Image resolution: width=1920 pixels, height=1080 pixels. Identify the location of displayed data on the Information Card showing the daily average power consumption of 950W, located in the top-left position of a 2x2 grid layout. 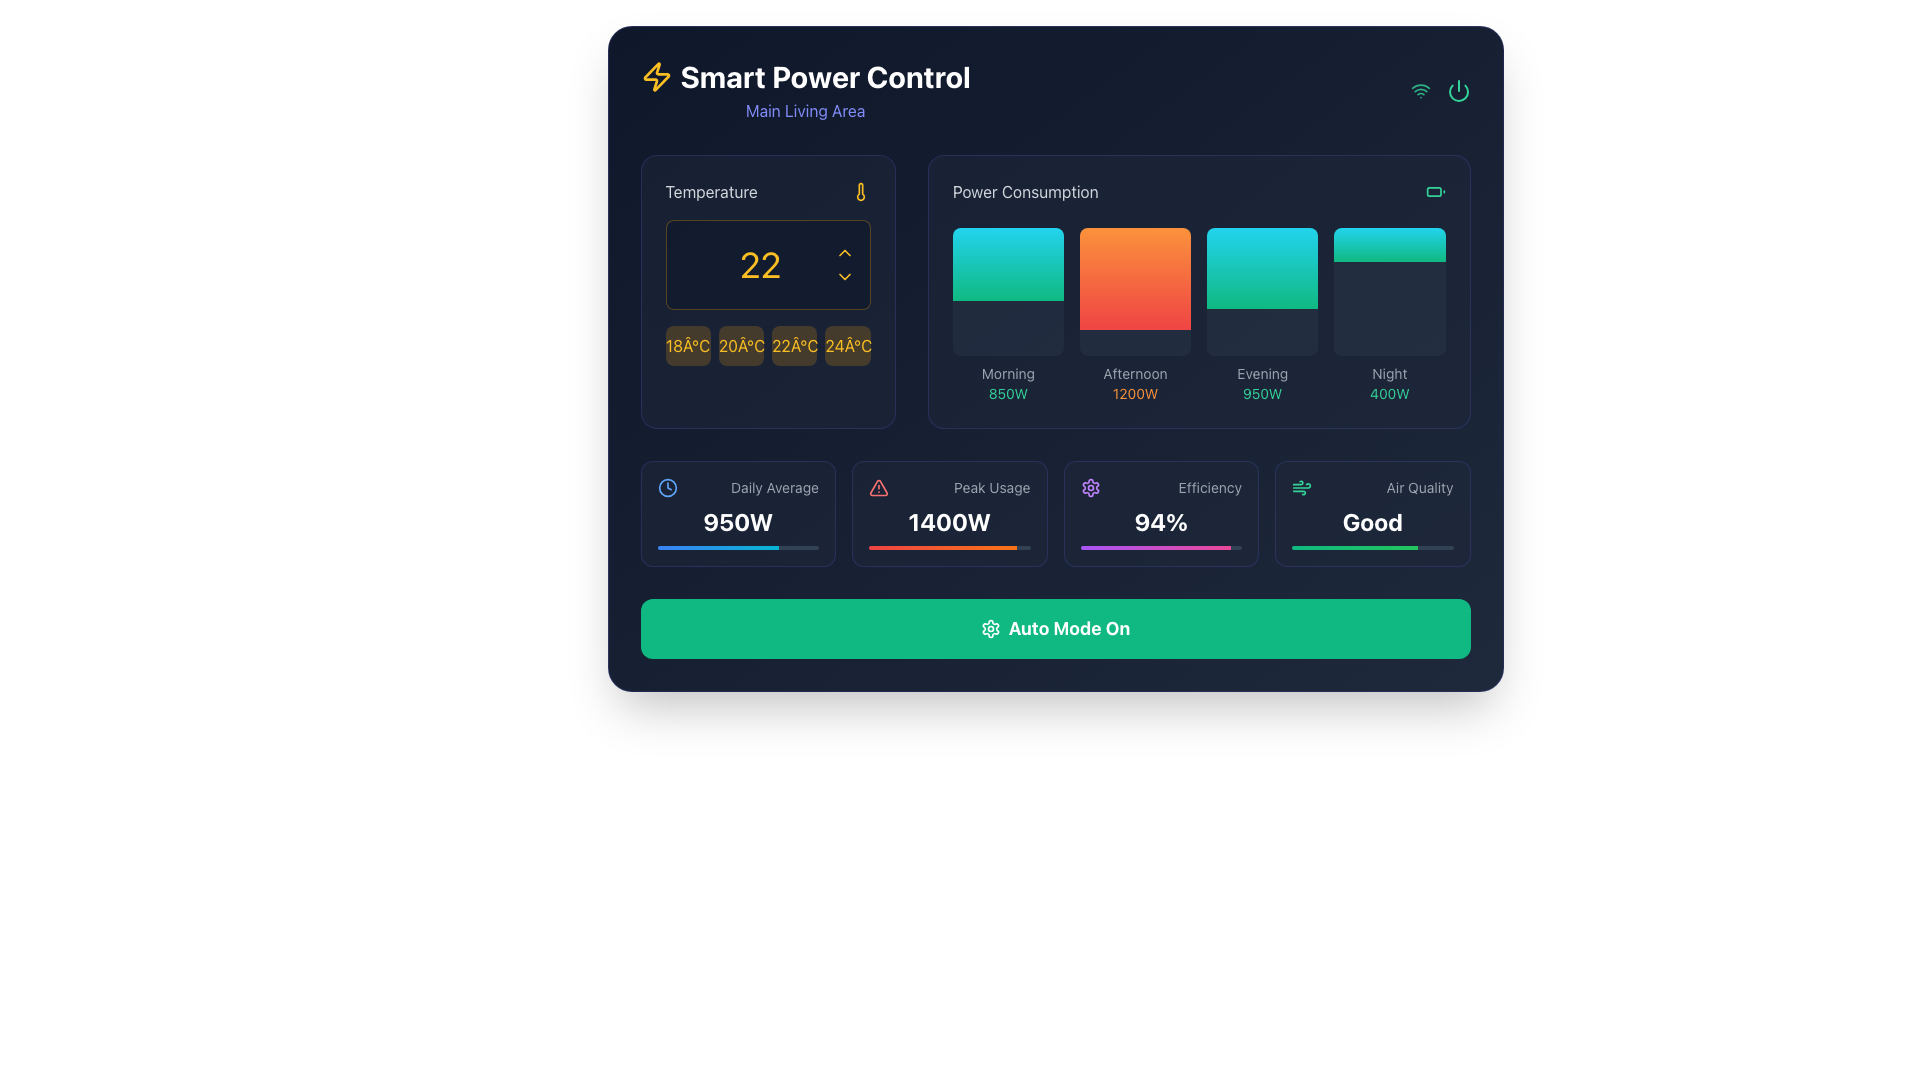
(737, 512).